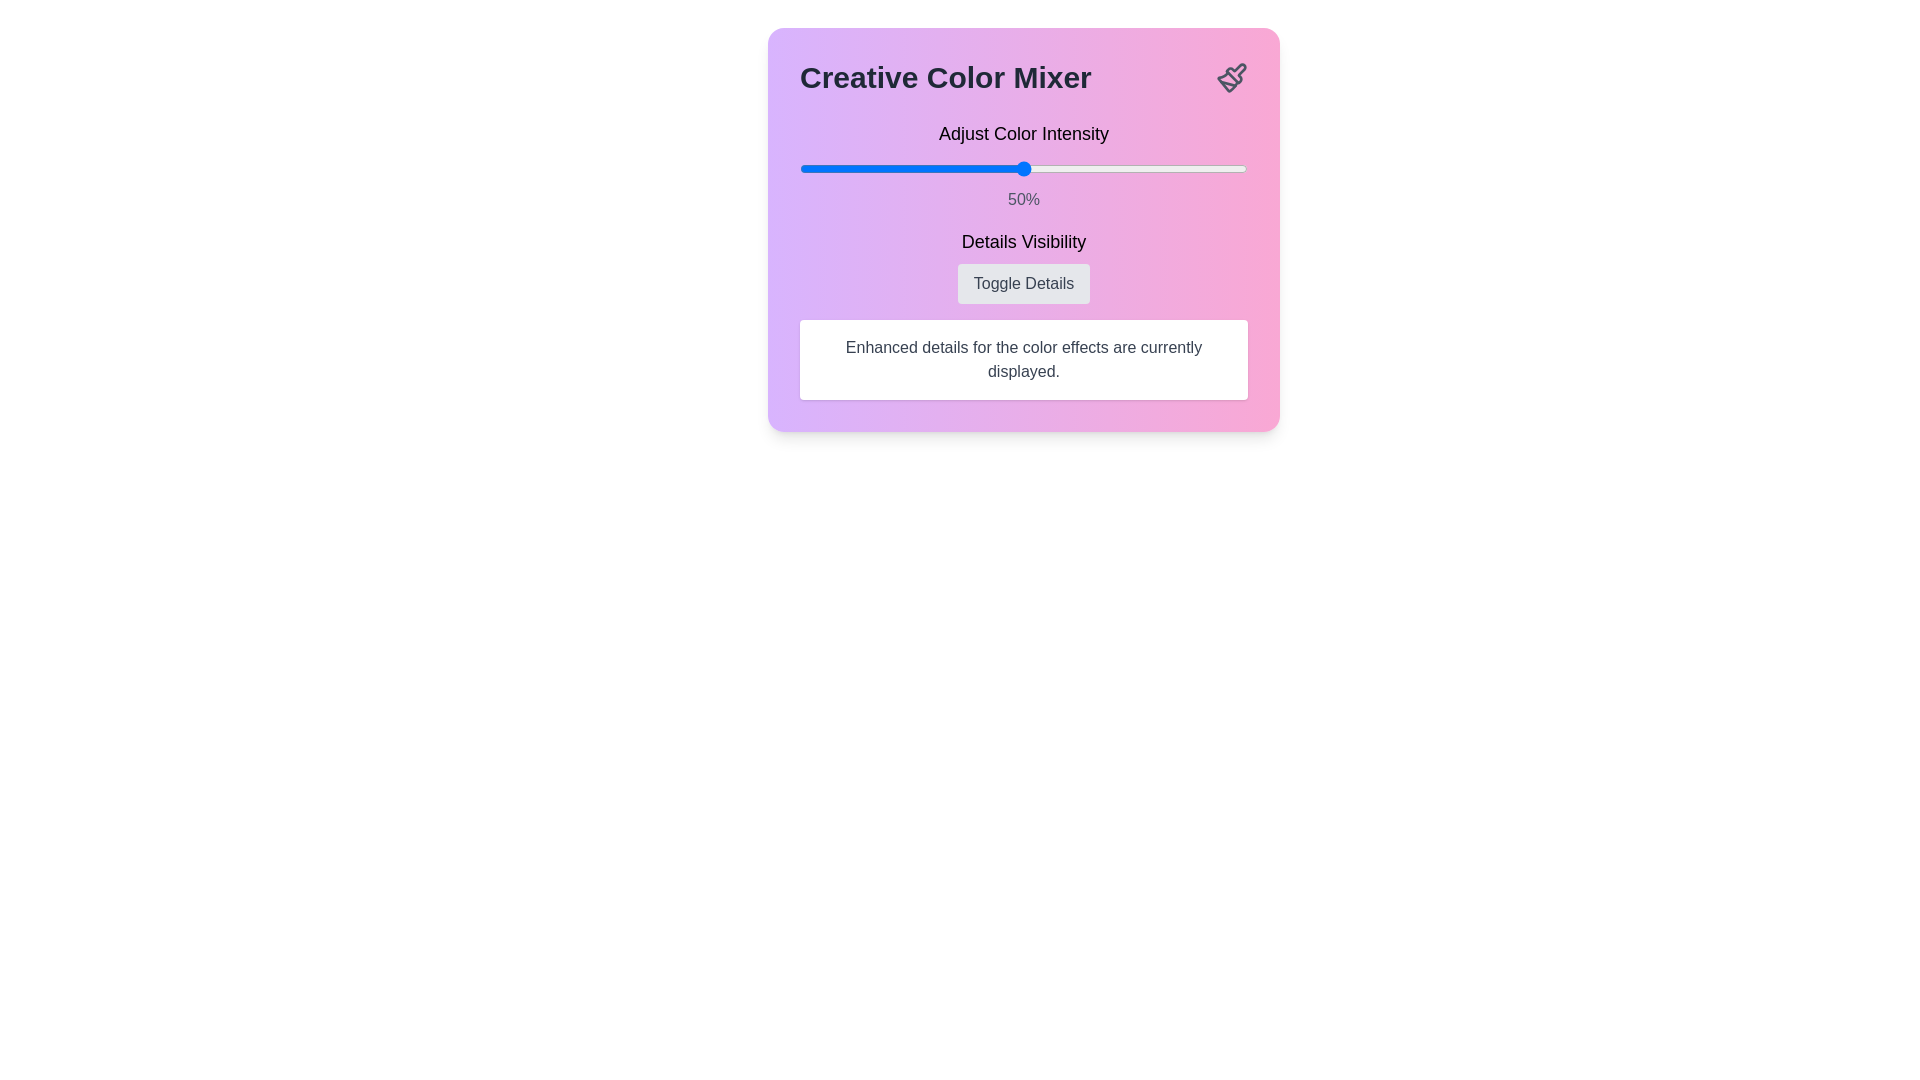 Image resolution: width=1920 pixels, height=1080 pixels. I want to click on the color intensity, so click(817, 168).